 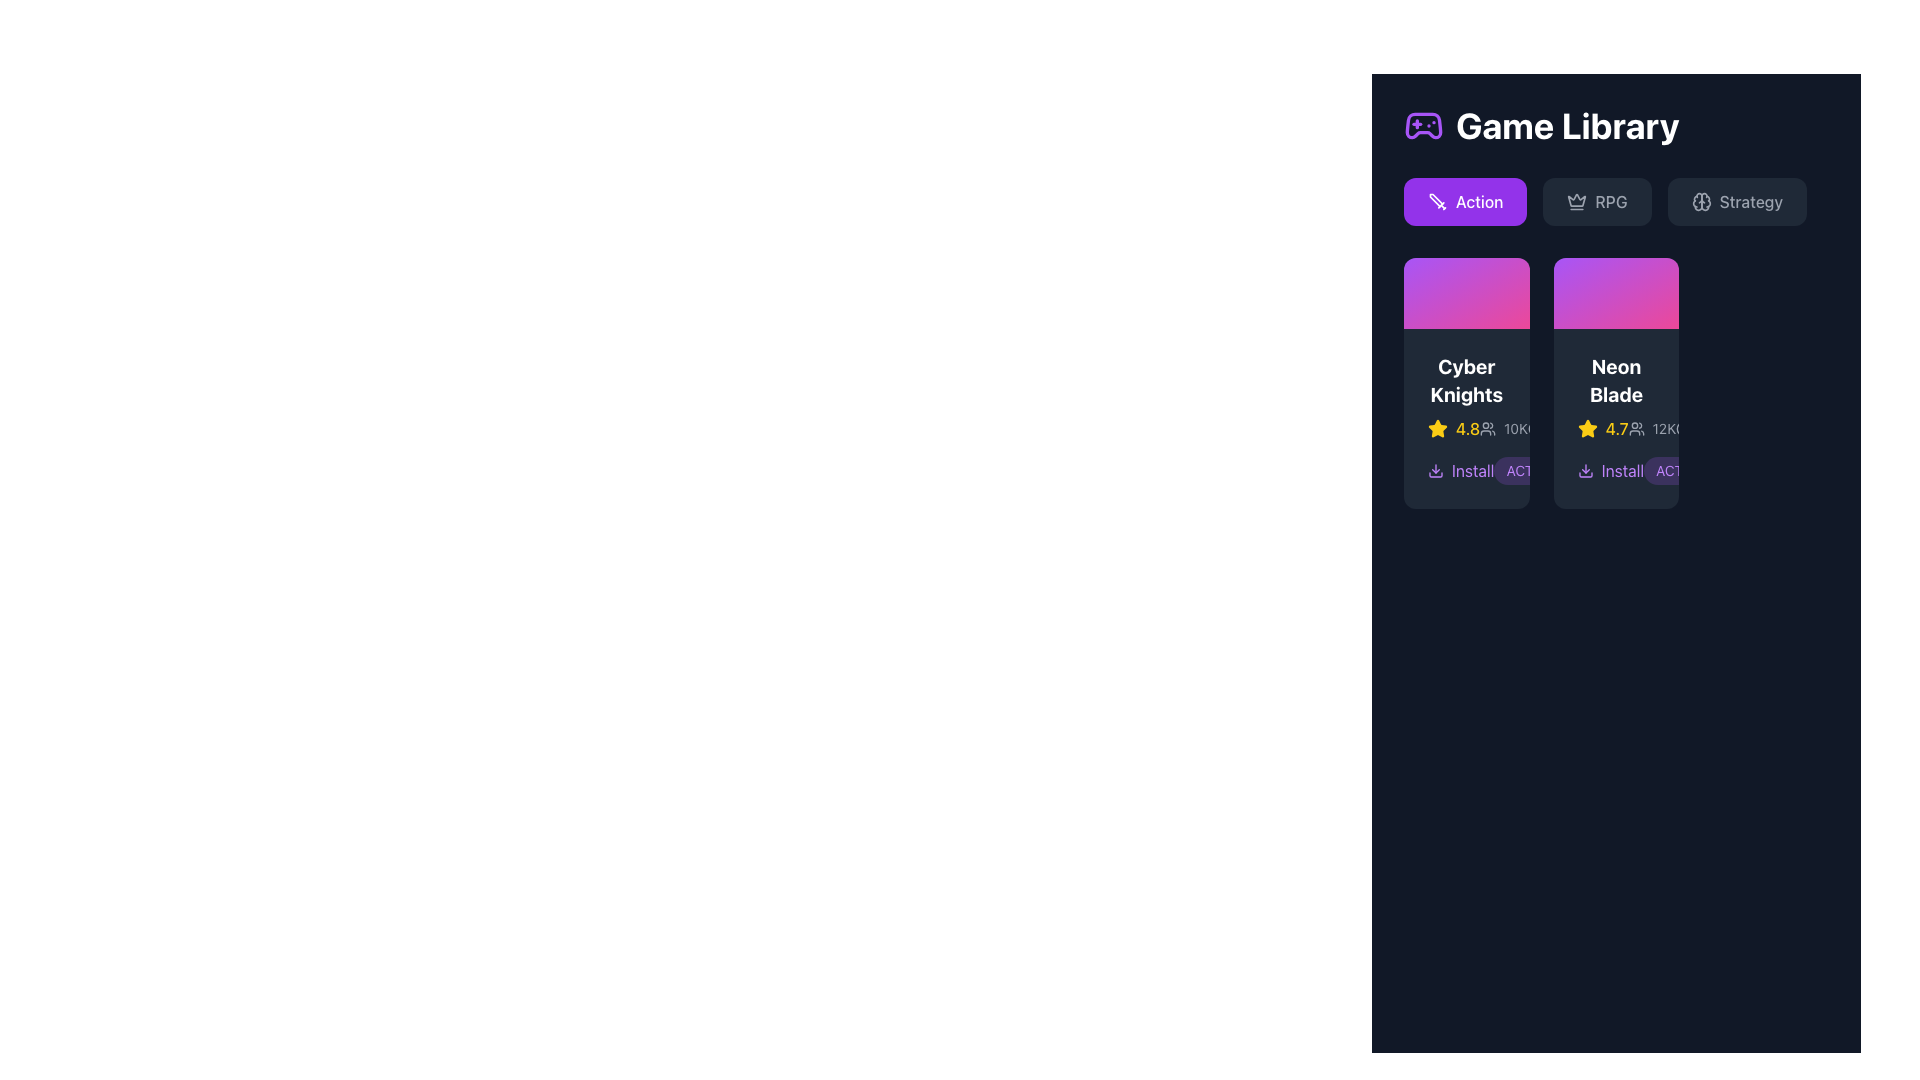 What do you see at coordinates (1466, 383) in the screenshot?
I see `the first game listing card in the 'Game Library'` at bounding box center [1466, 383].